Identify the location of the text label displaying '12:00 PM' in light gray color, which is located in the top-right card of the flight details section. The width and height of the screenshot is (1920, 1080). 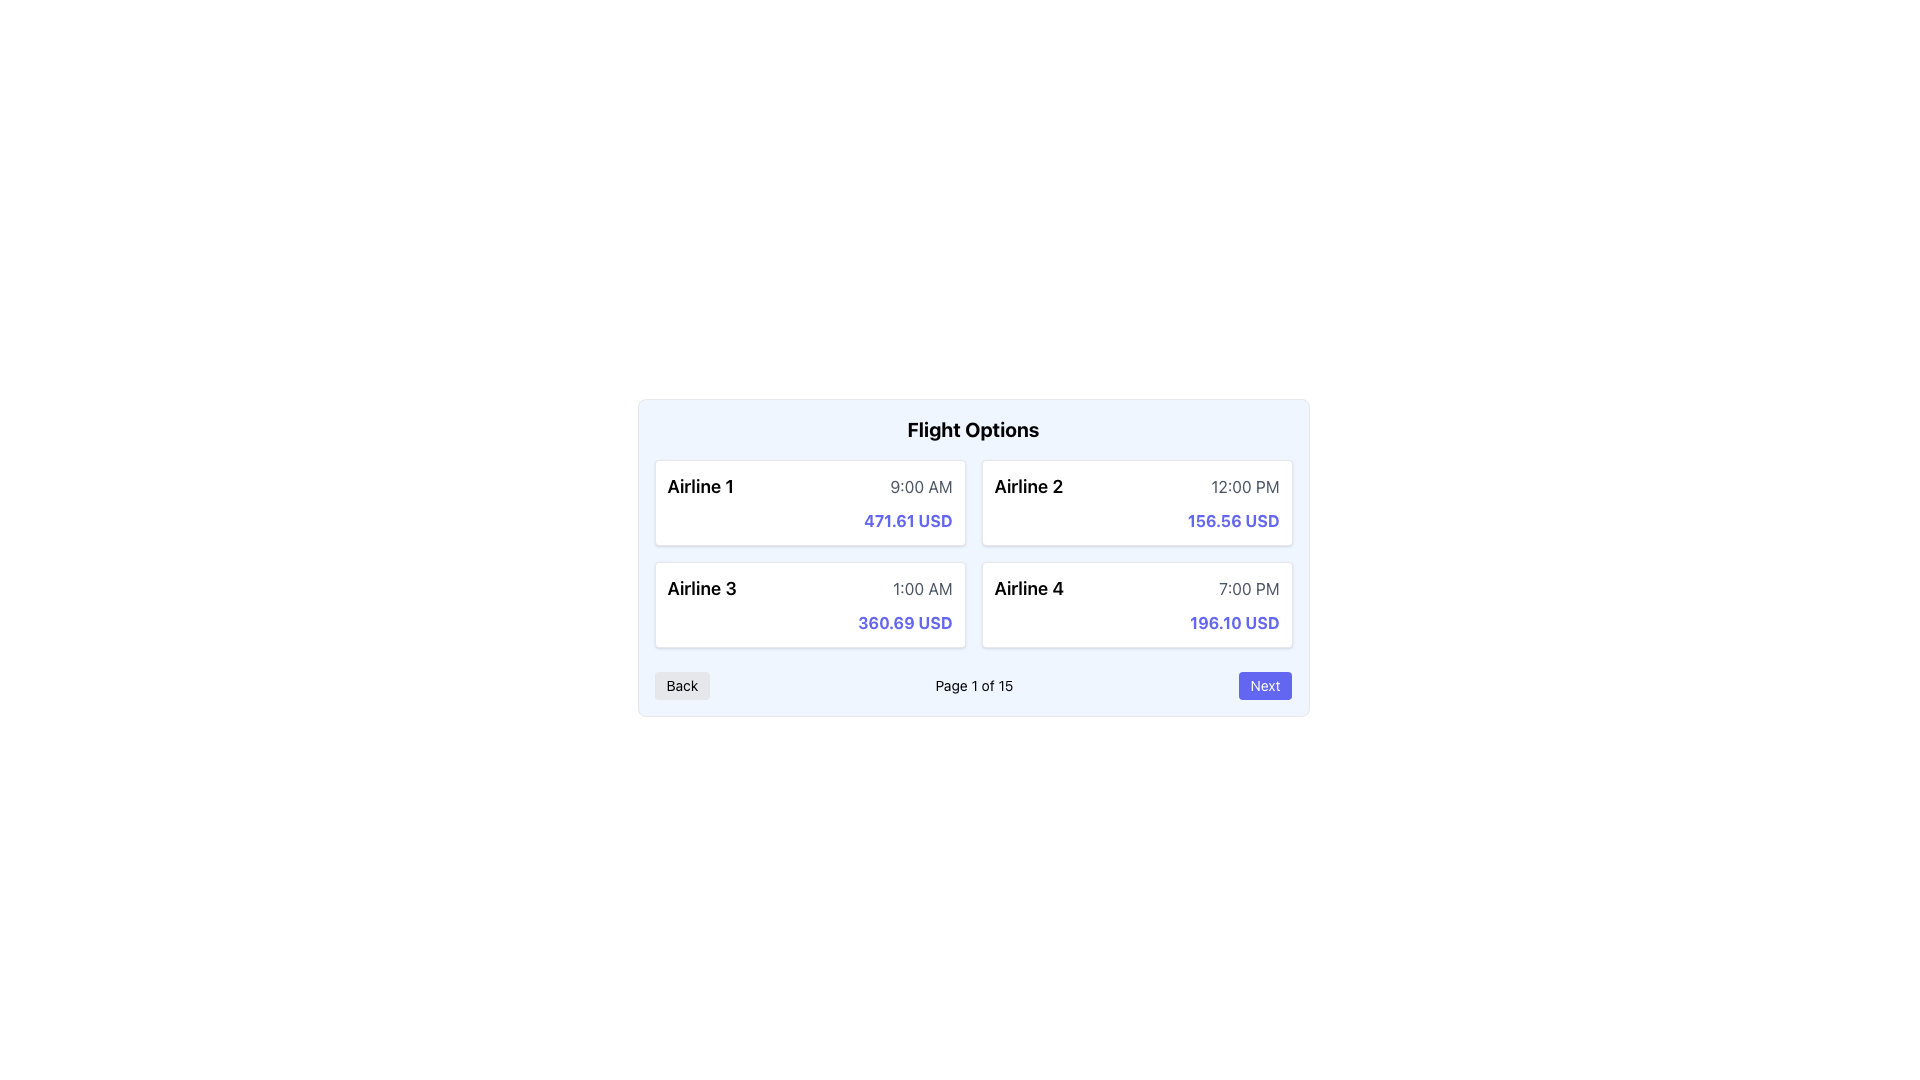
(1244, 486).